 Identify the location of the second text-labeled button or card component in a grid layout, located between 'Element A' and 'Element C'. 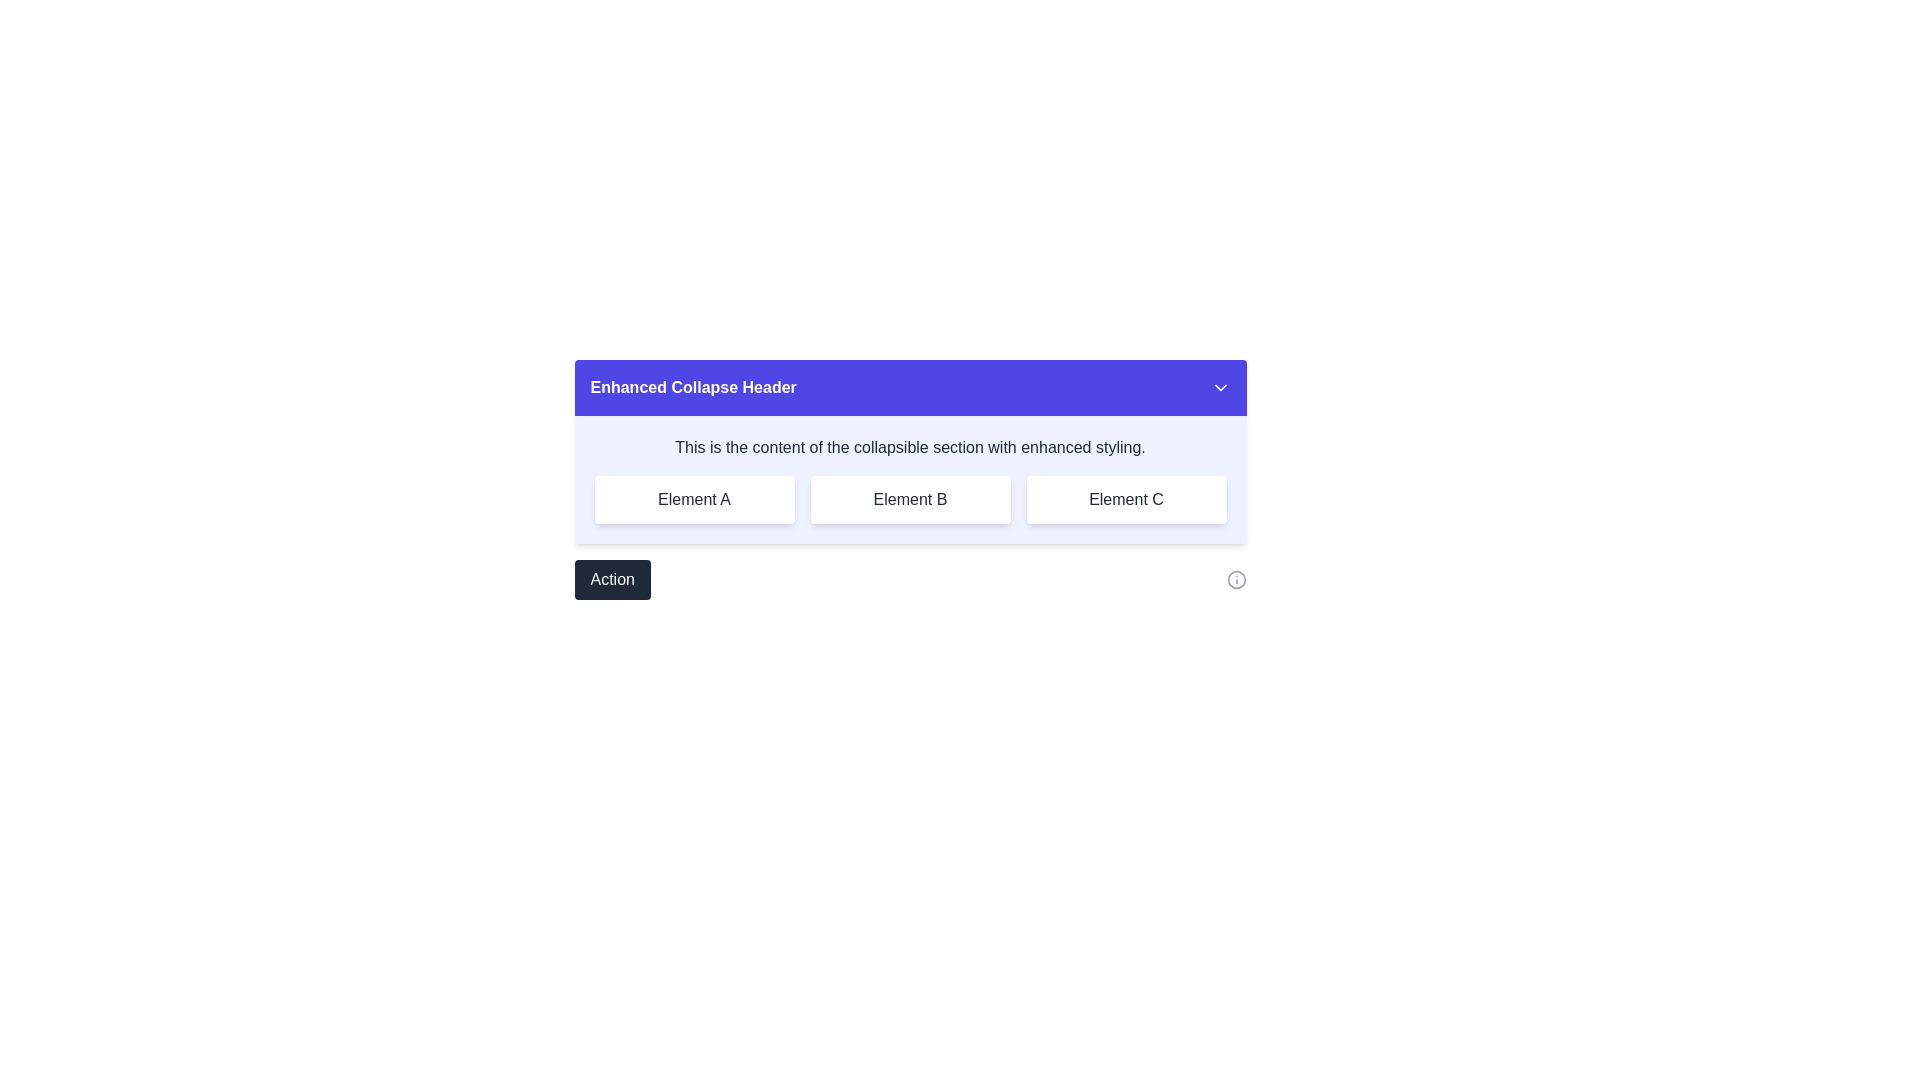
(909, 499).